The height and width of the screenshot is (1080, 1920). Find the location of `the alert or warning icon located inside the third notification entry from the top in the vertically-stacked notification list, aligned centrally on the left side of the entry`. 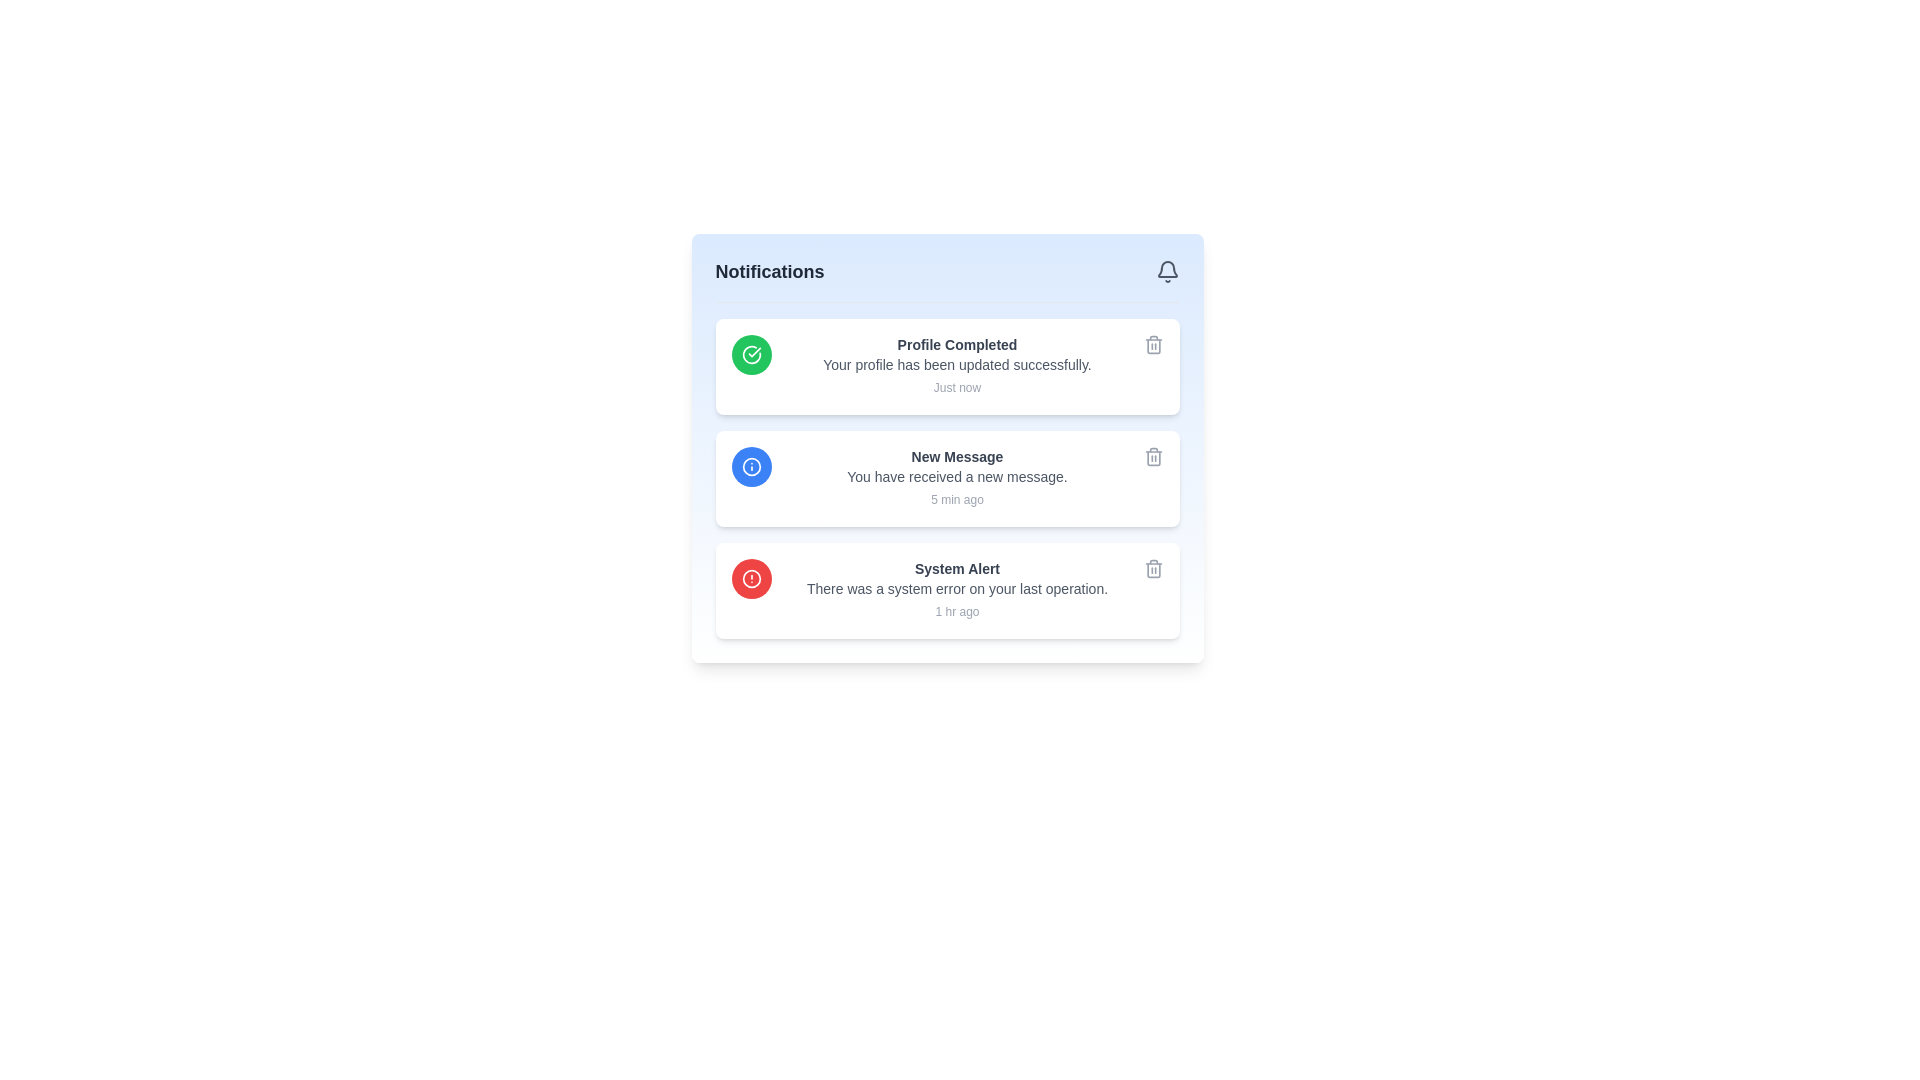

the alert or warning icon located inside the third notification entry from the top in the vertically-stacked notification list, aligned centrally on the left side of the entry is located at coordinates (750, 578).